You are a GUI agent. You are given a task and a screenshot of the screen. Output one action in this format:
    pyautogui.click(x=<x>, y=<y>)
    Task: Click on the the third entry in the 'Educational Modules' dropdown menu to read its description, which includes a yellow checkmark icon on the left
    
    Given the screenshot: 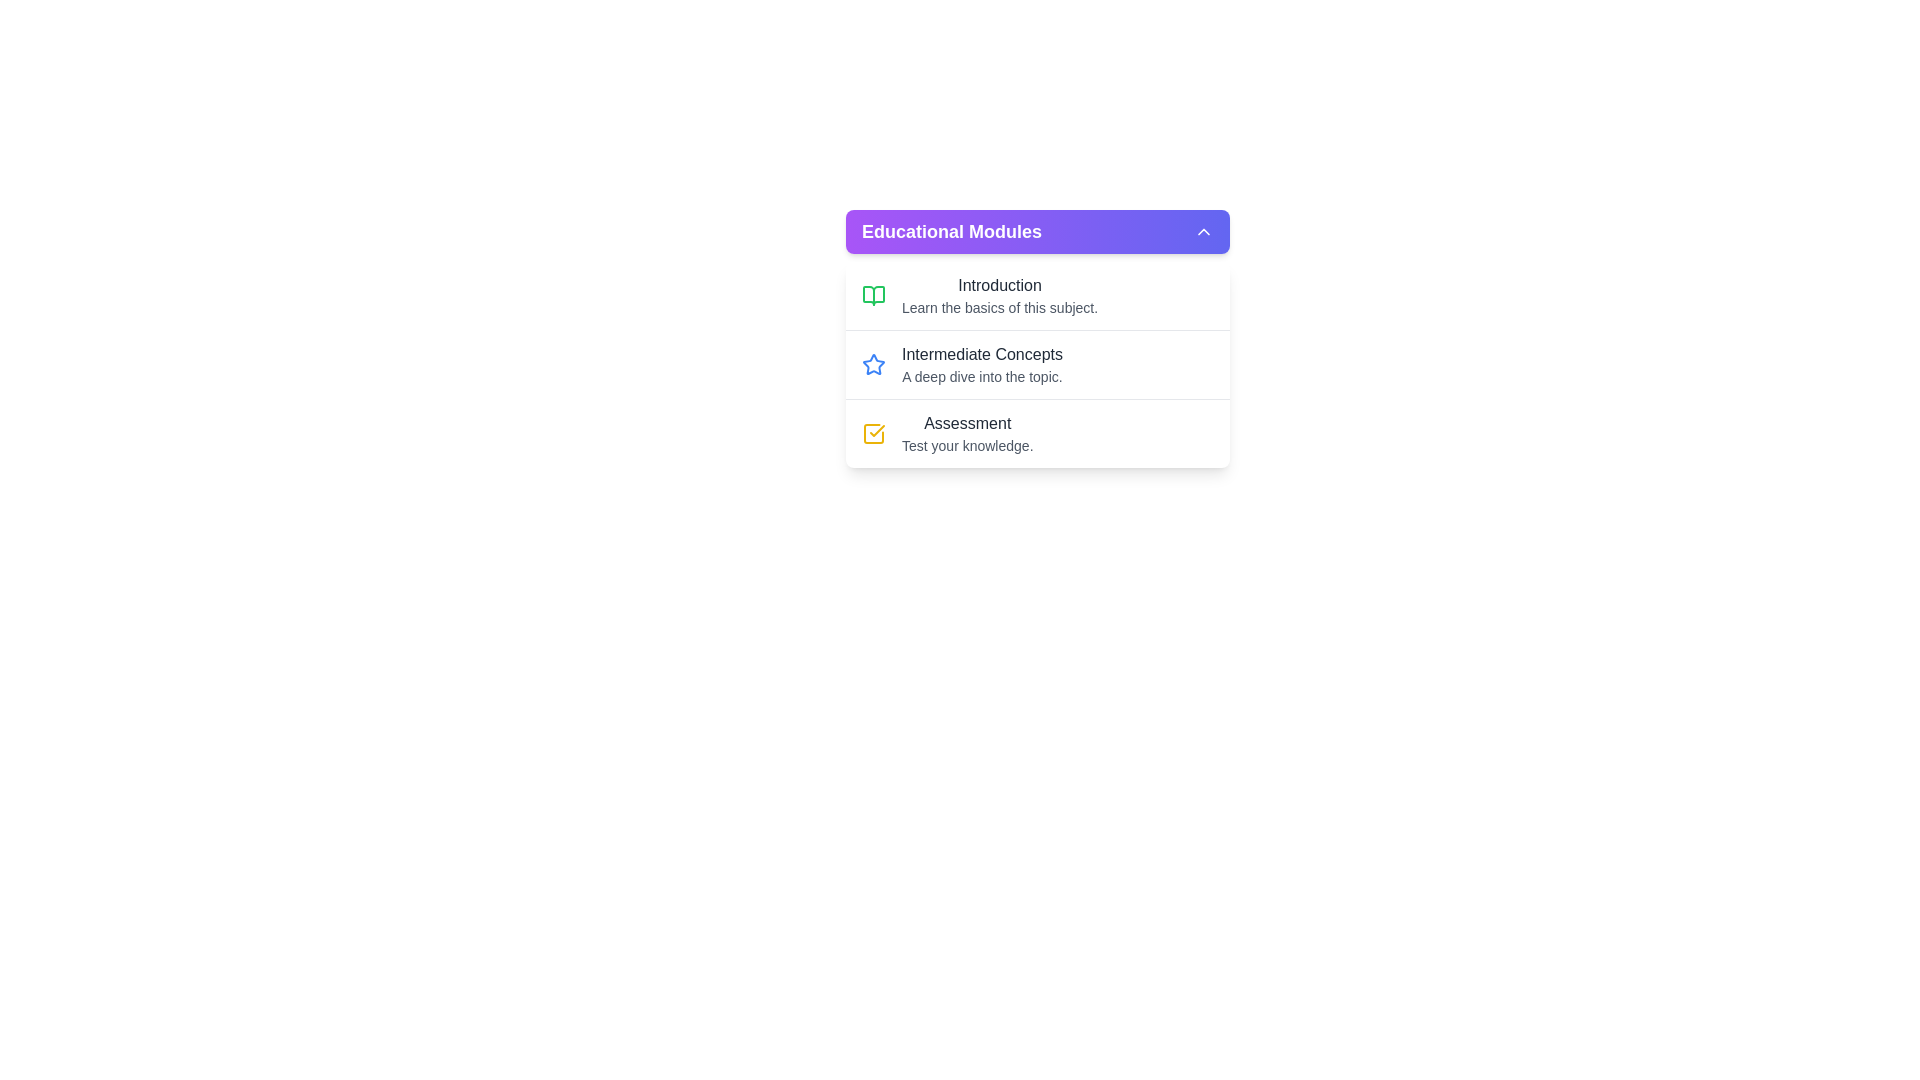 What is the action you would take?
    pyautogui.click(x=967, y=433)
    